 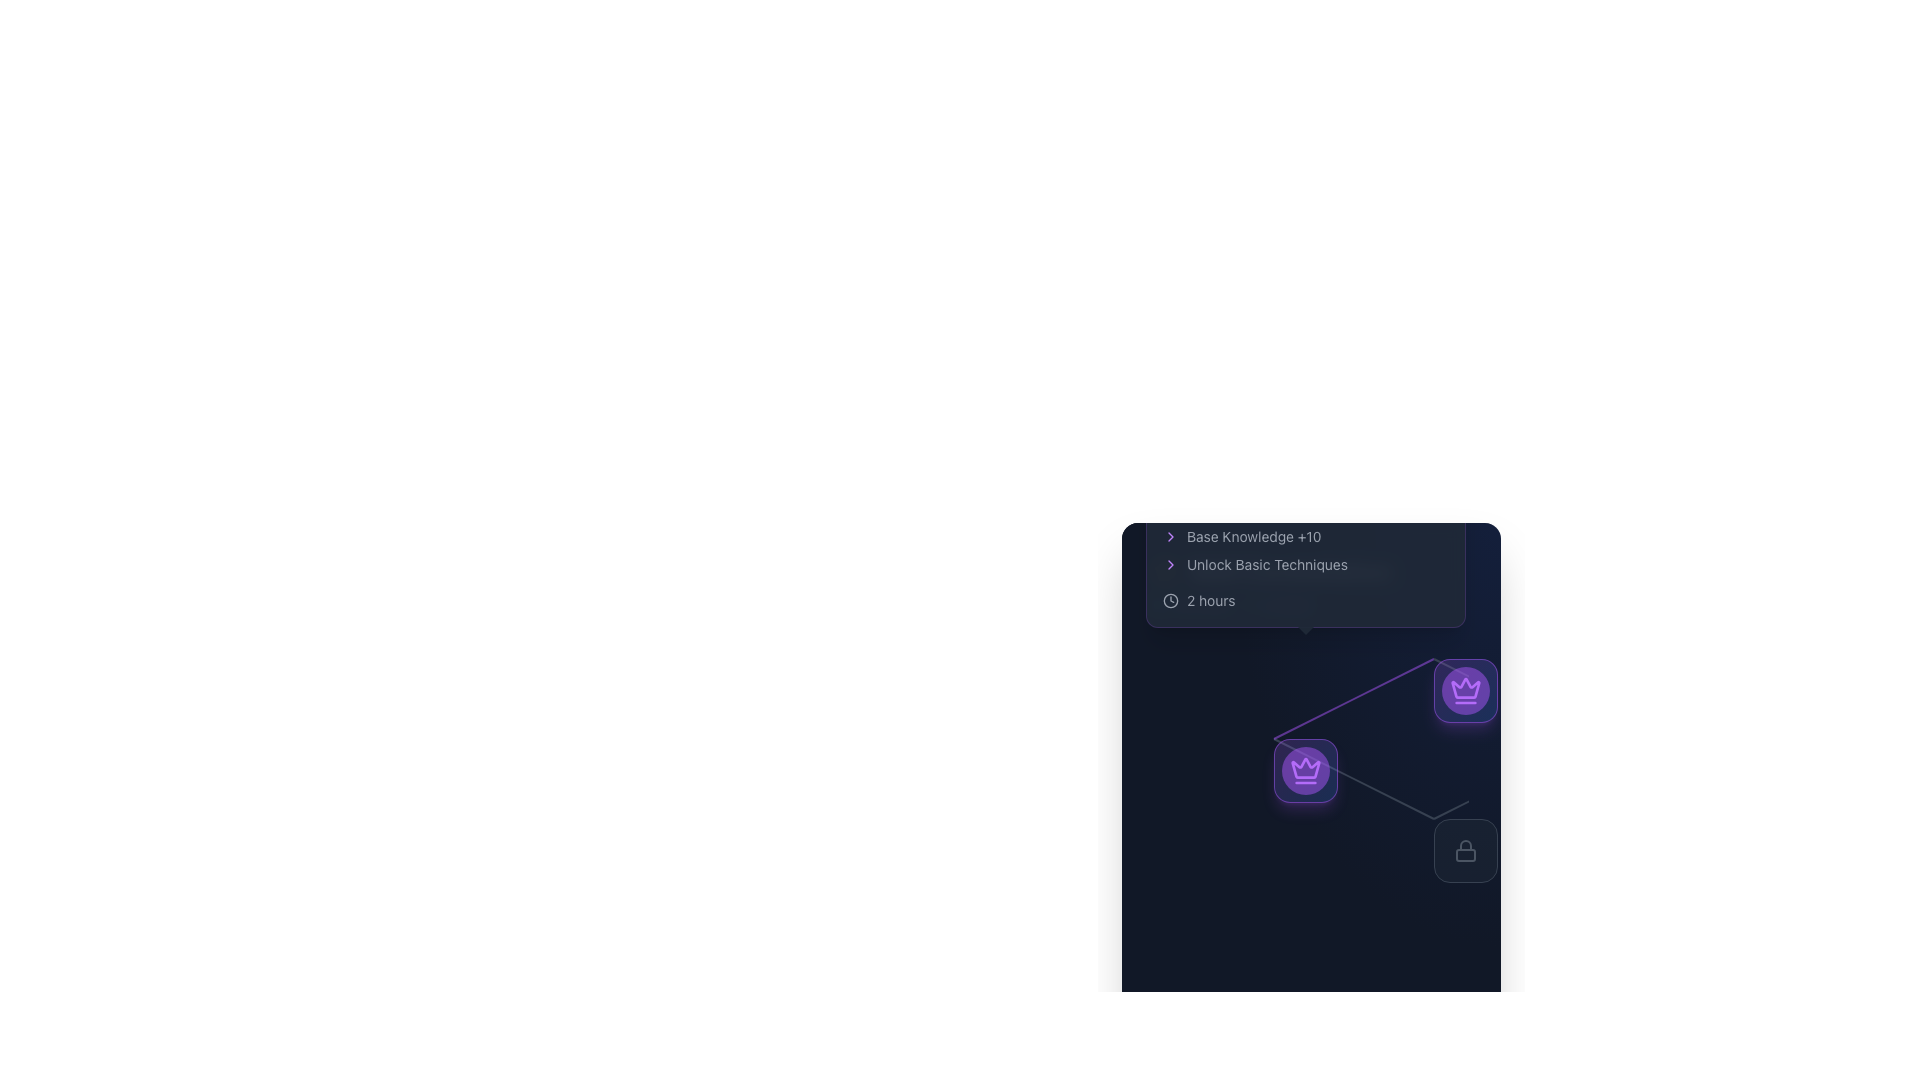 I want to click on the modern light gray outlined lock icon centered within its rounded-rectangle design, so click(x=1465, y=851).